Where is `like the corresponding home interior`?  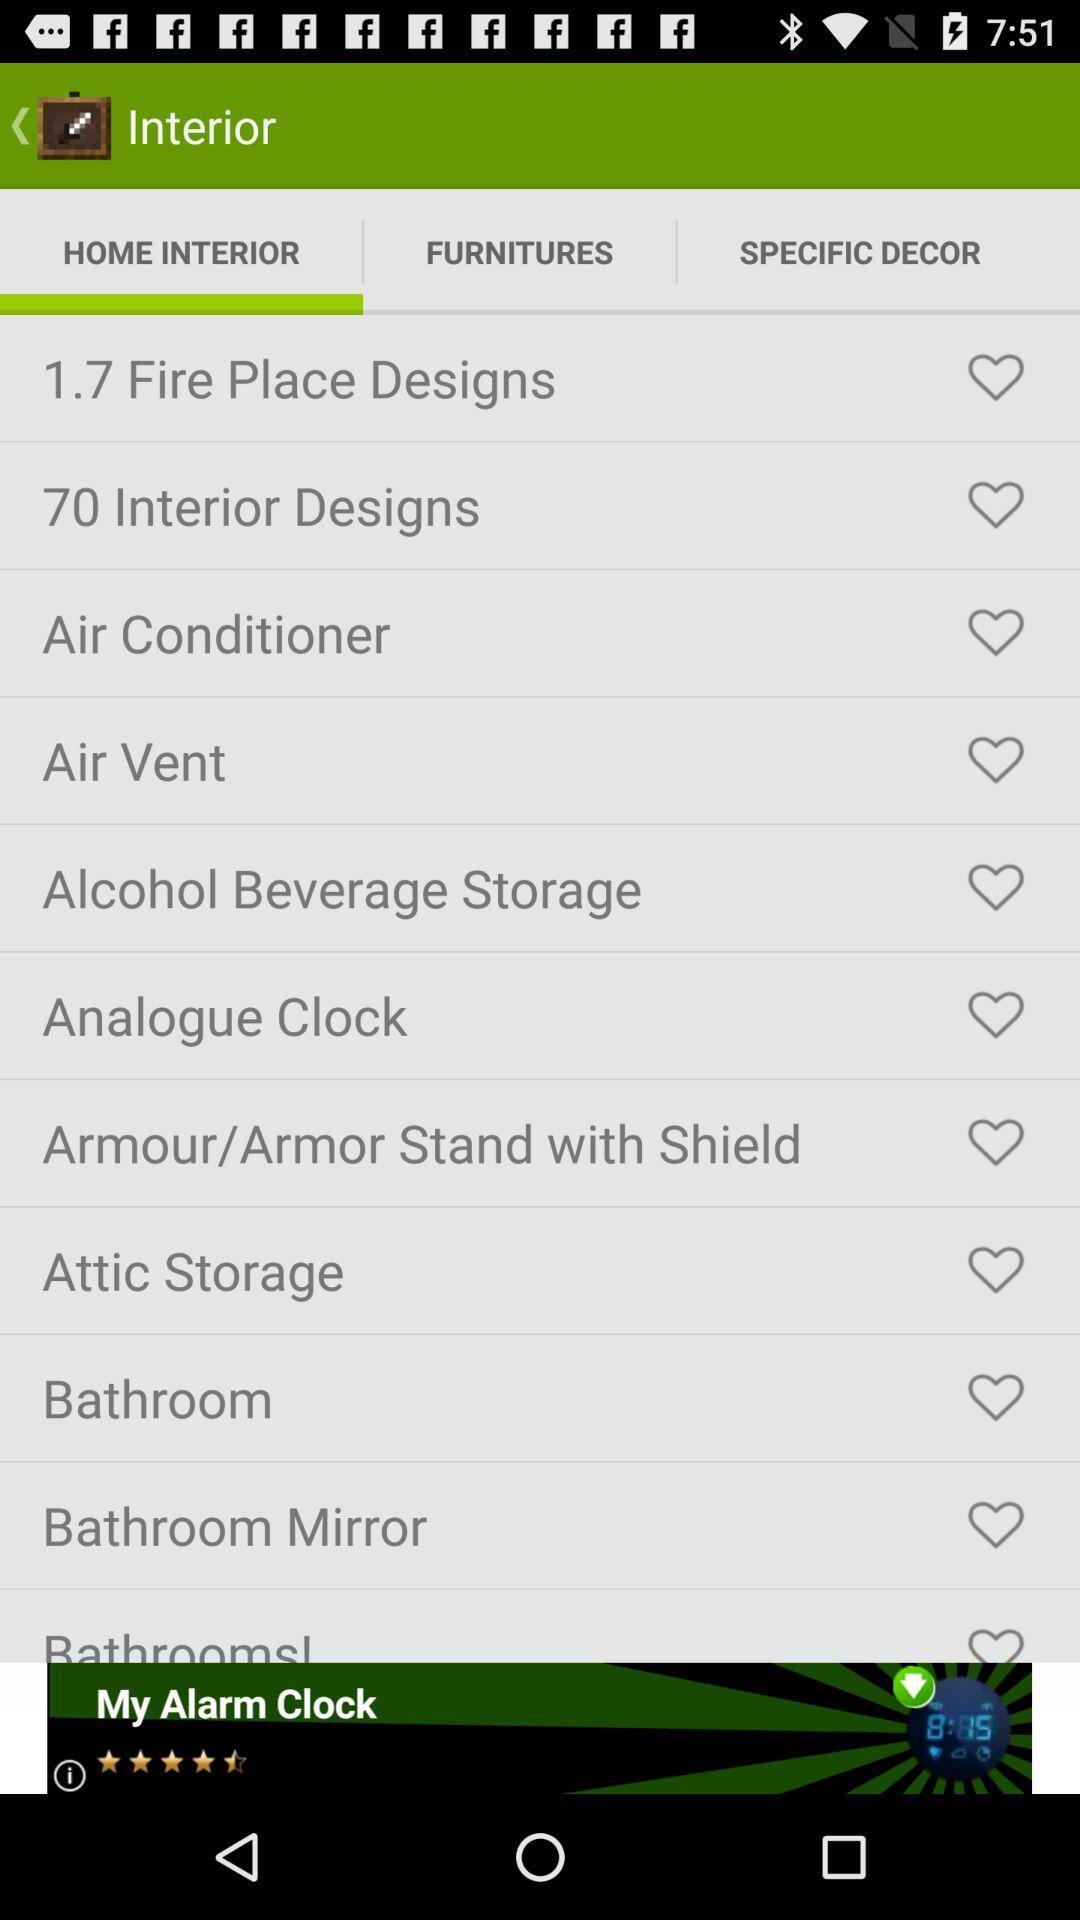 like the corresponding home interior is located at coordinates (995, 378).